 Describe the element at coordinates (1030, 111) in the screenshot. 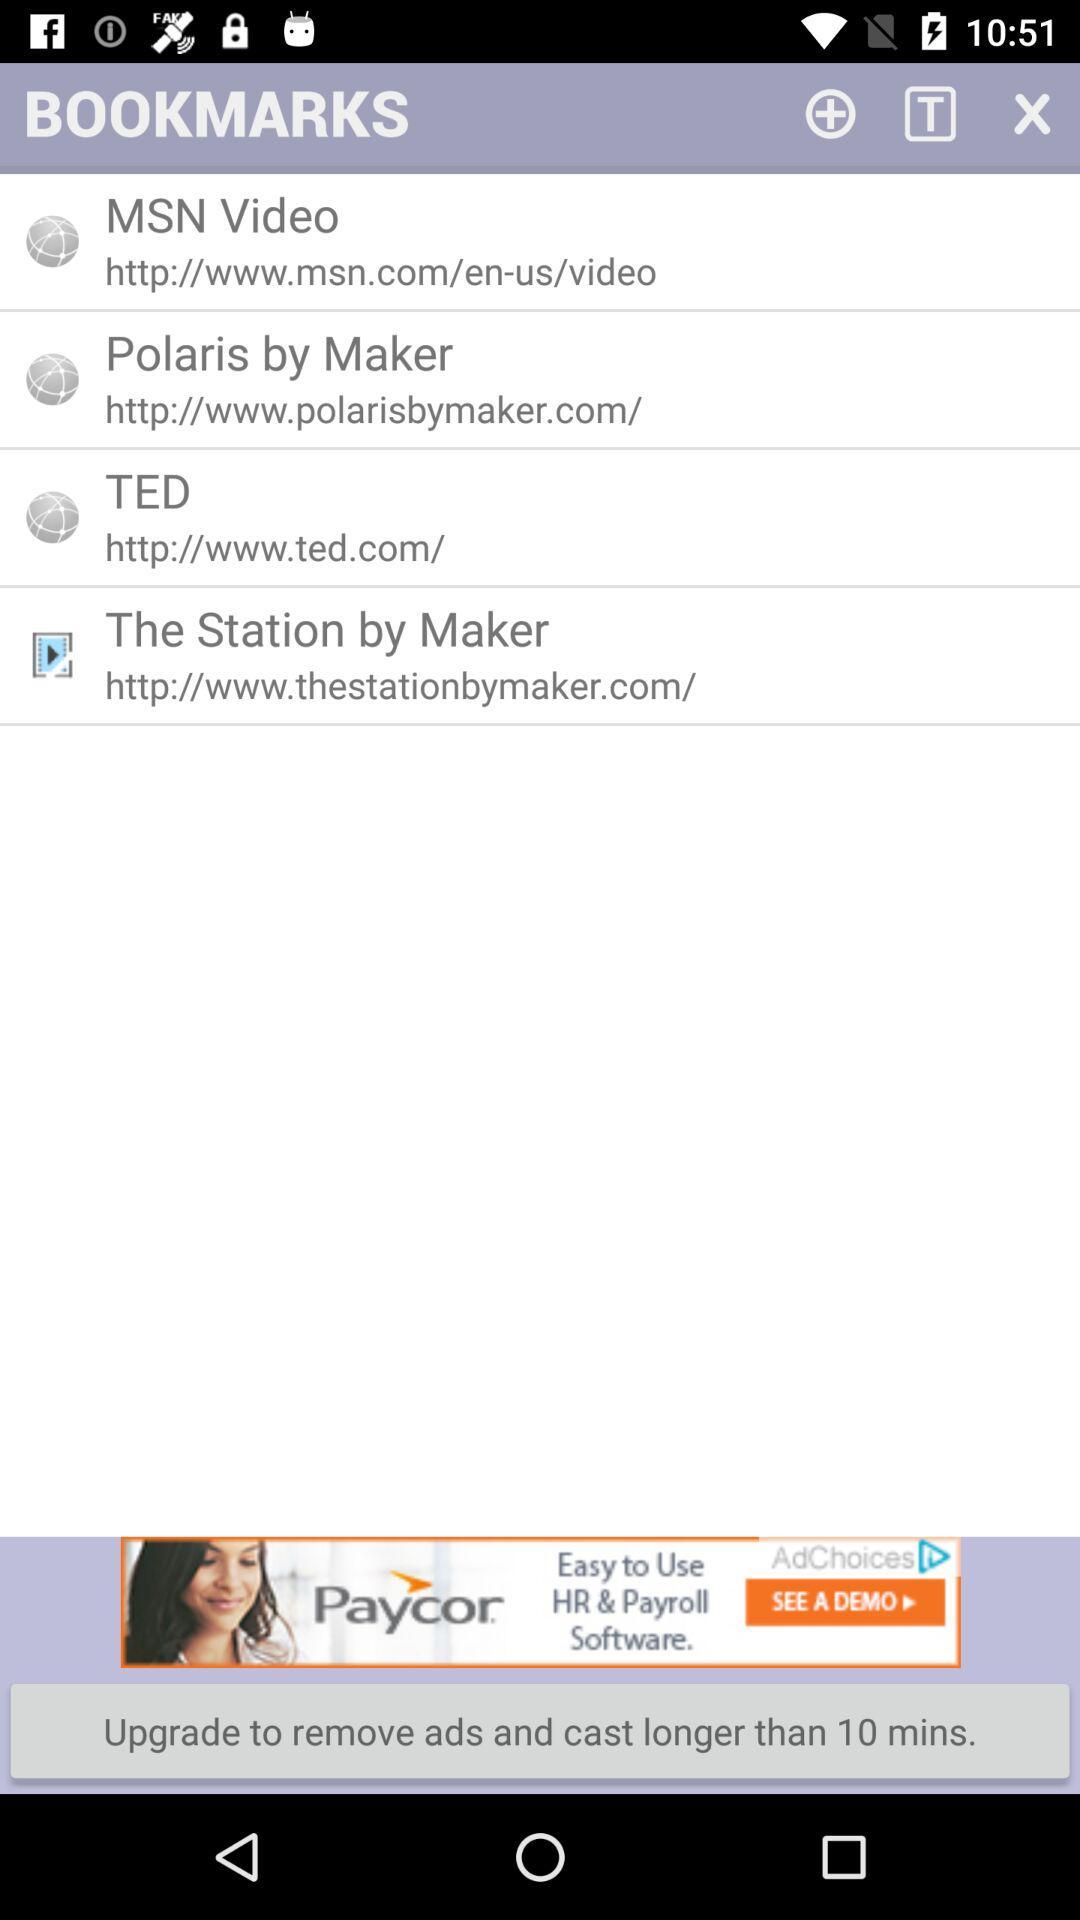

I see `close` at that location.